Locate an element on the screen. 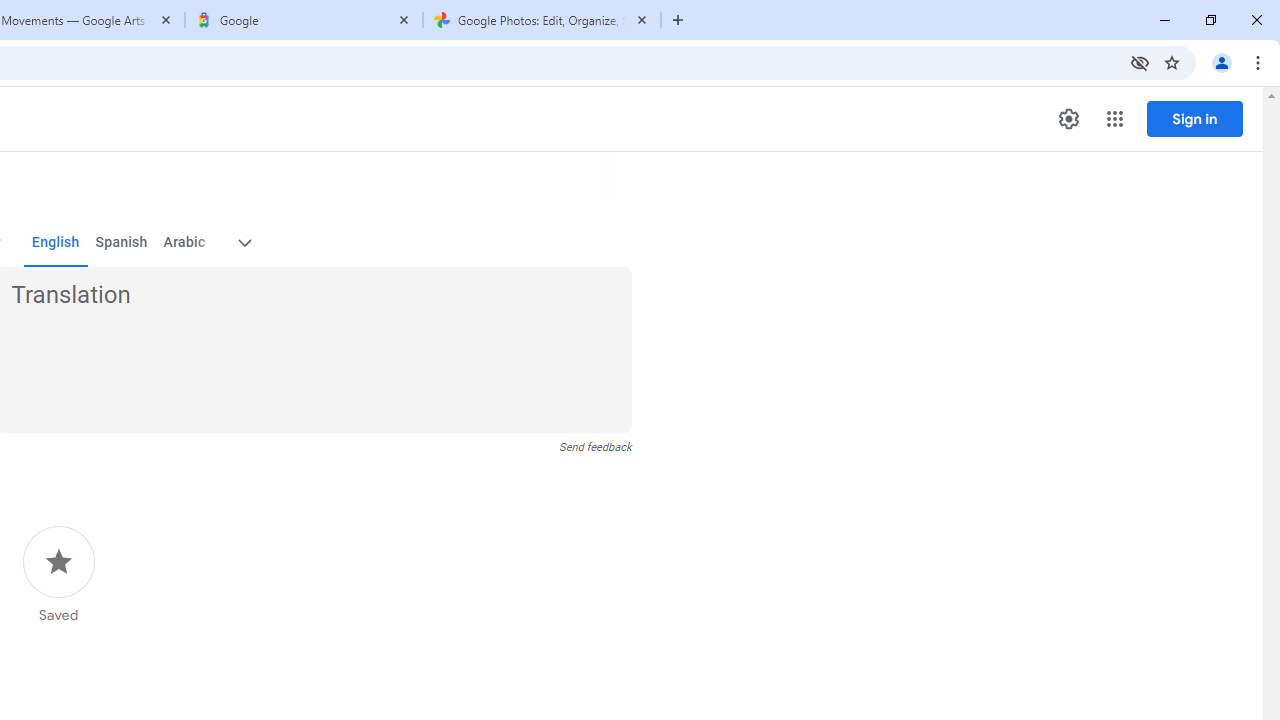  'Arabic' is located at coordinates (183, 242).